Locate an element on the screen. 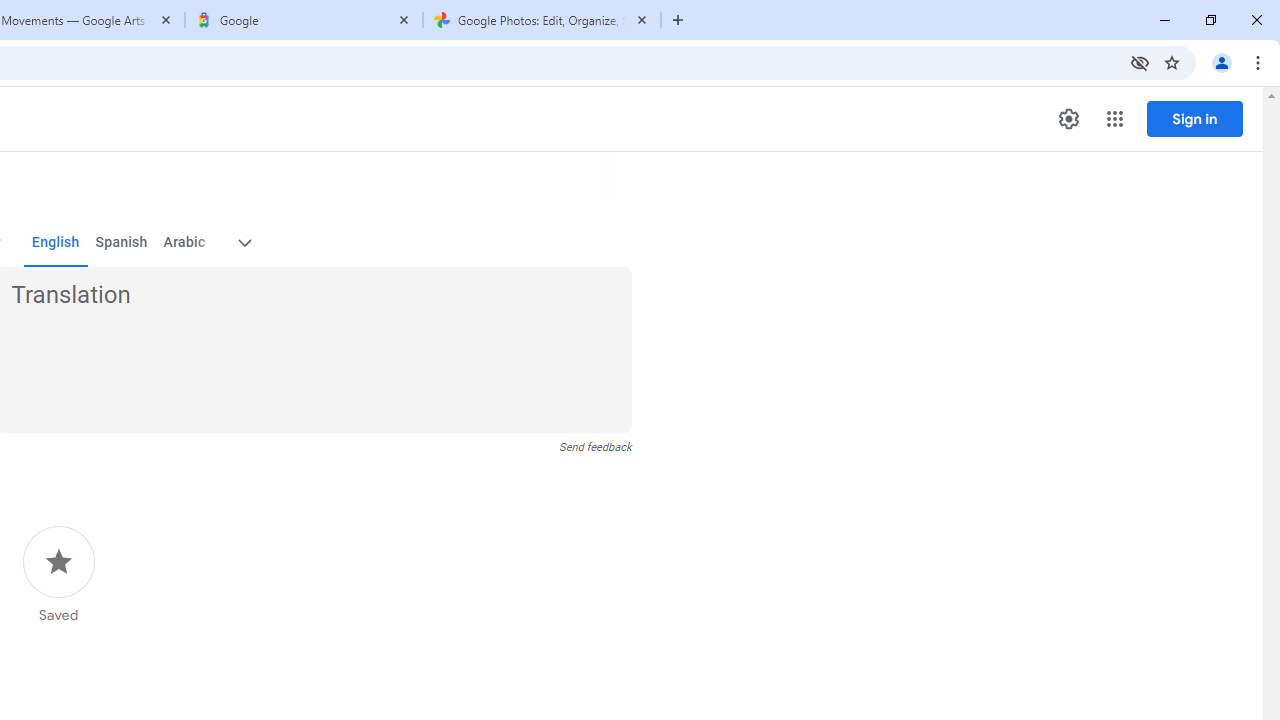  'Arabic' is located at coordinates (183, 242).